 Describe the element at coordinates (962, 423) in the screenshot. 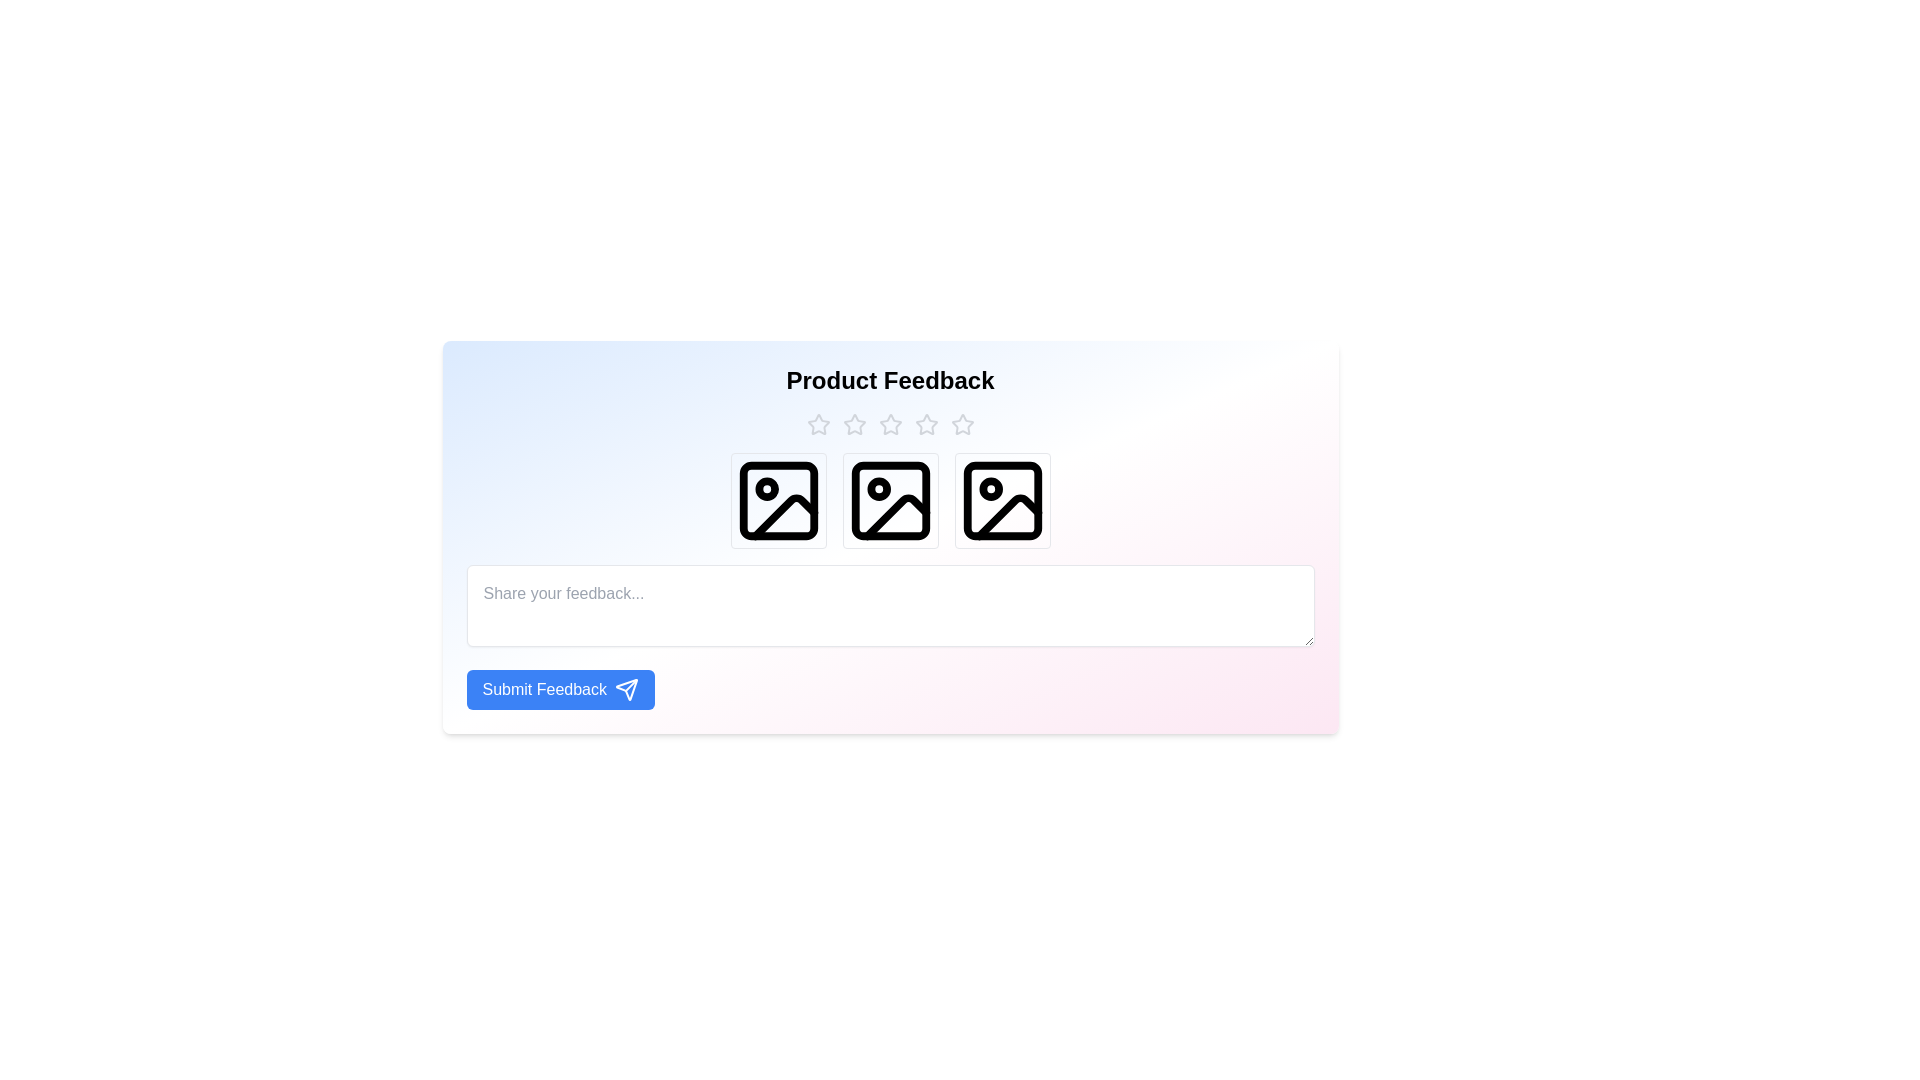

I see `the star rating to 5 stars by clicking on the corresponding star` at that location.